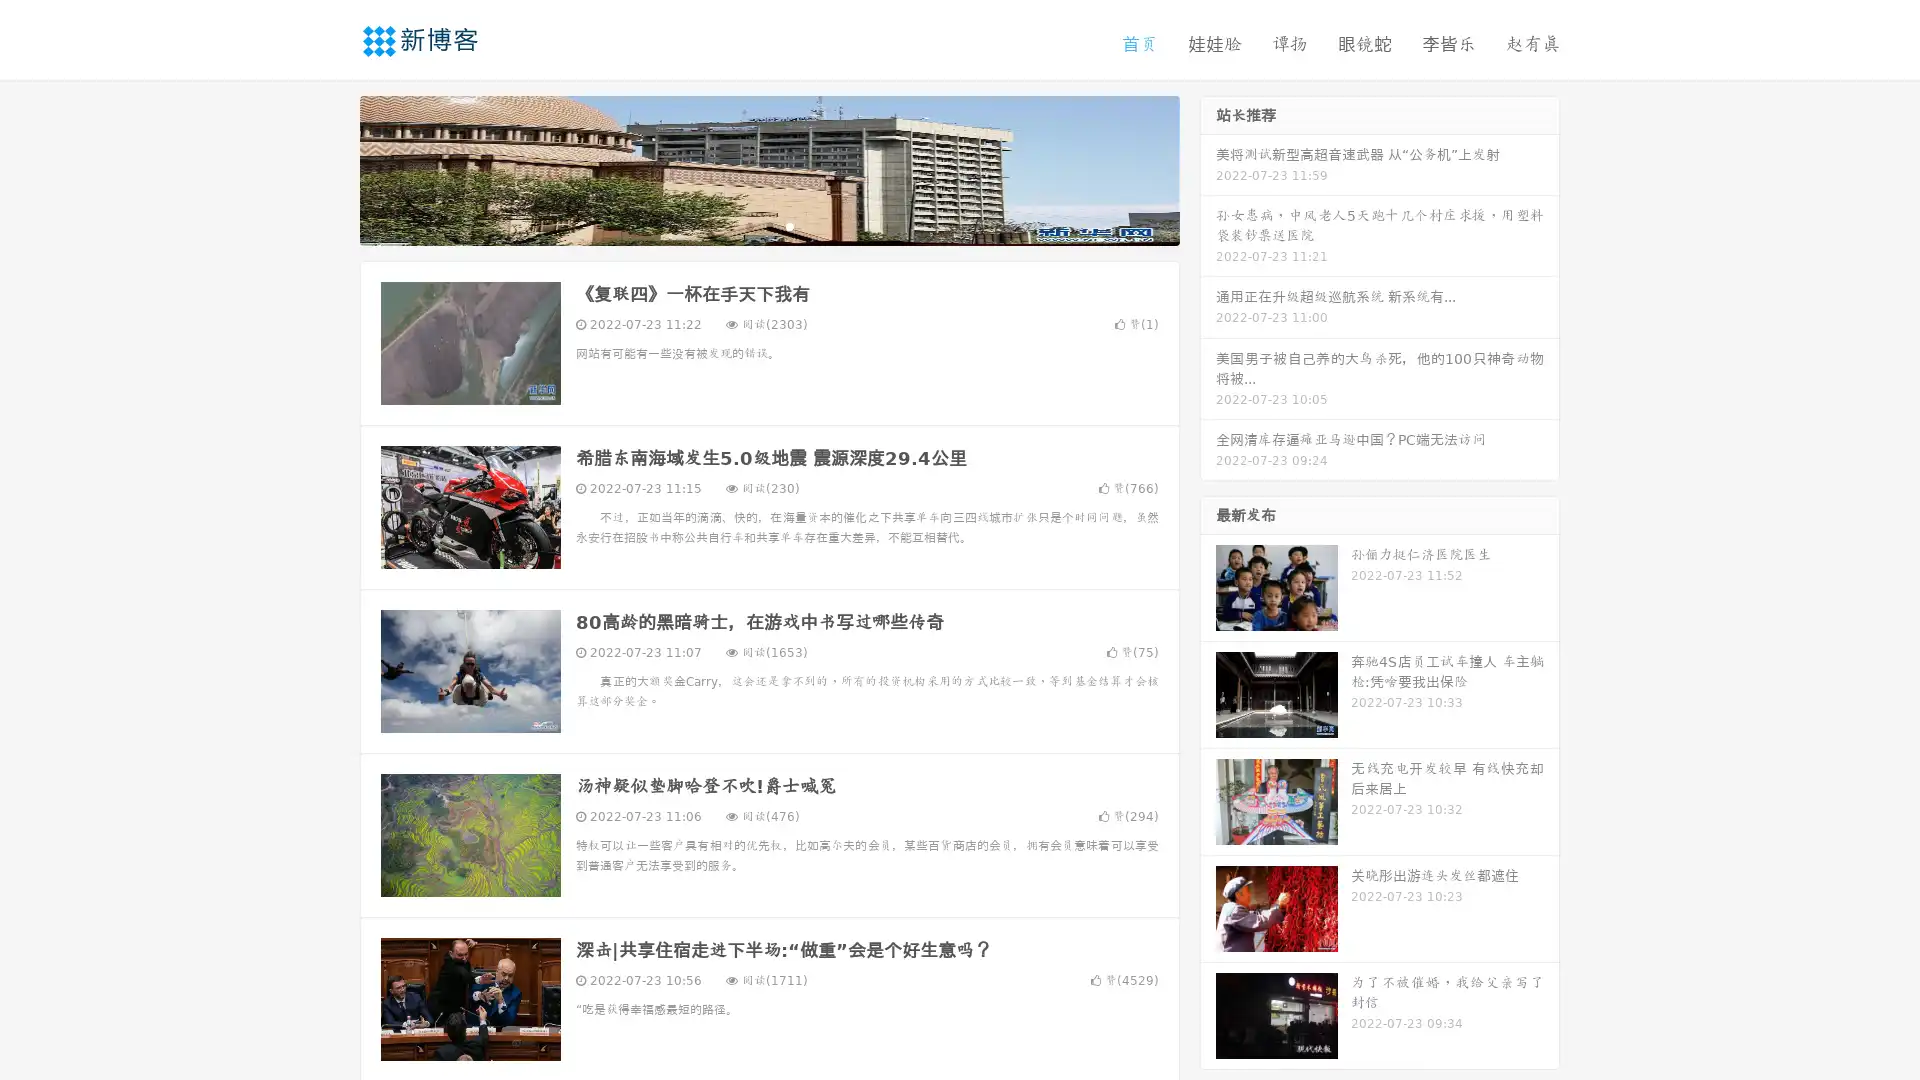  What do you see at coordinates (789, 225) in the screenshot?
I see `Go to slide 3` at bounding box center [789, 225].